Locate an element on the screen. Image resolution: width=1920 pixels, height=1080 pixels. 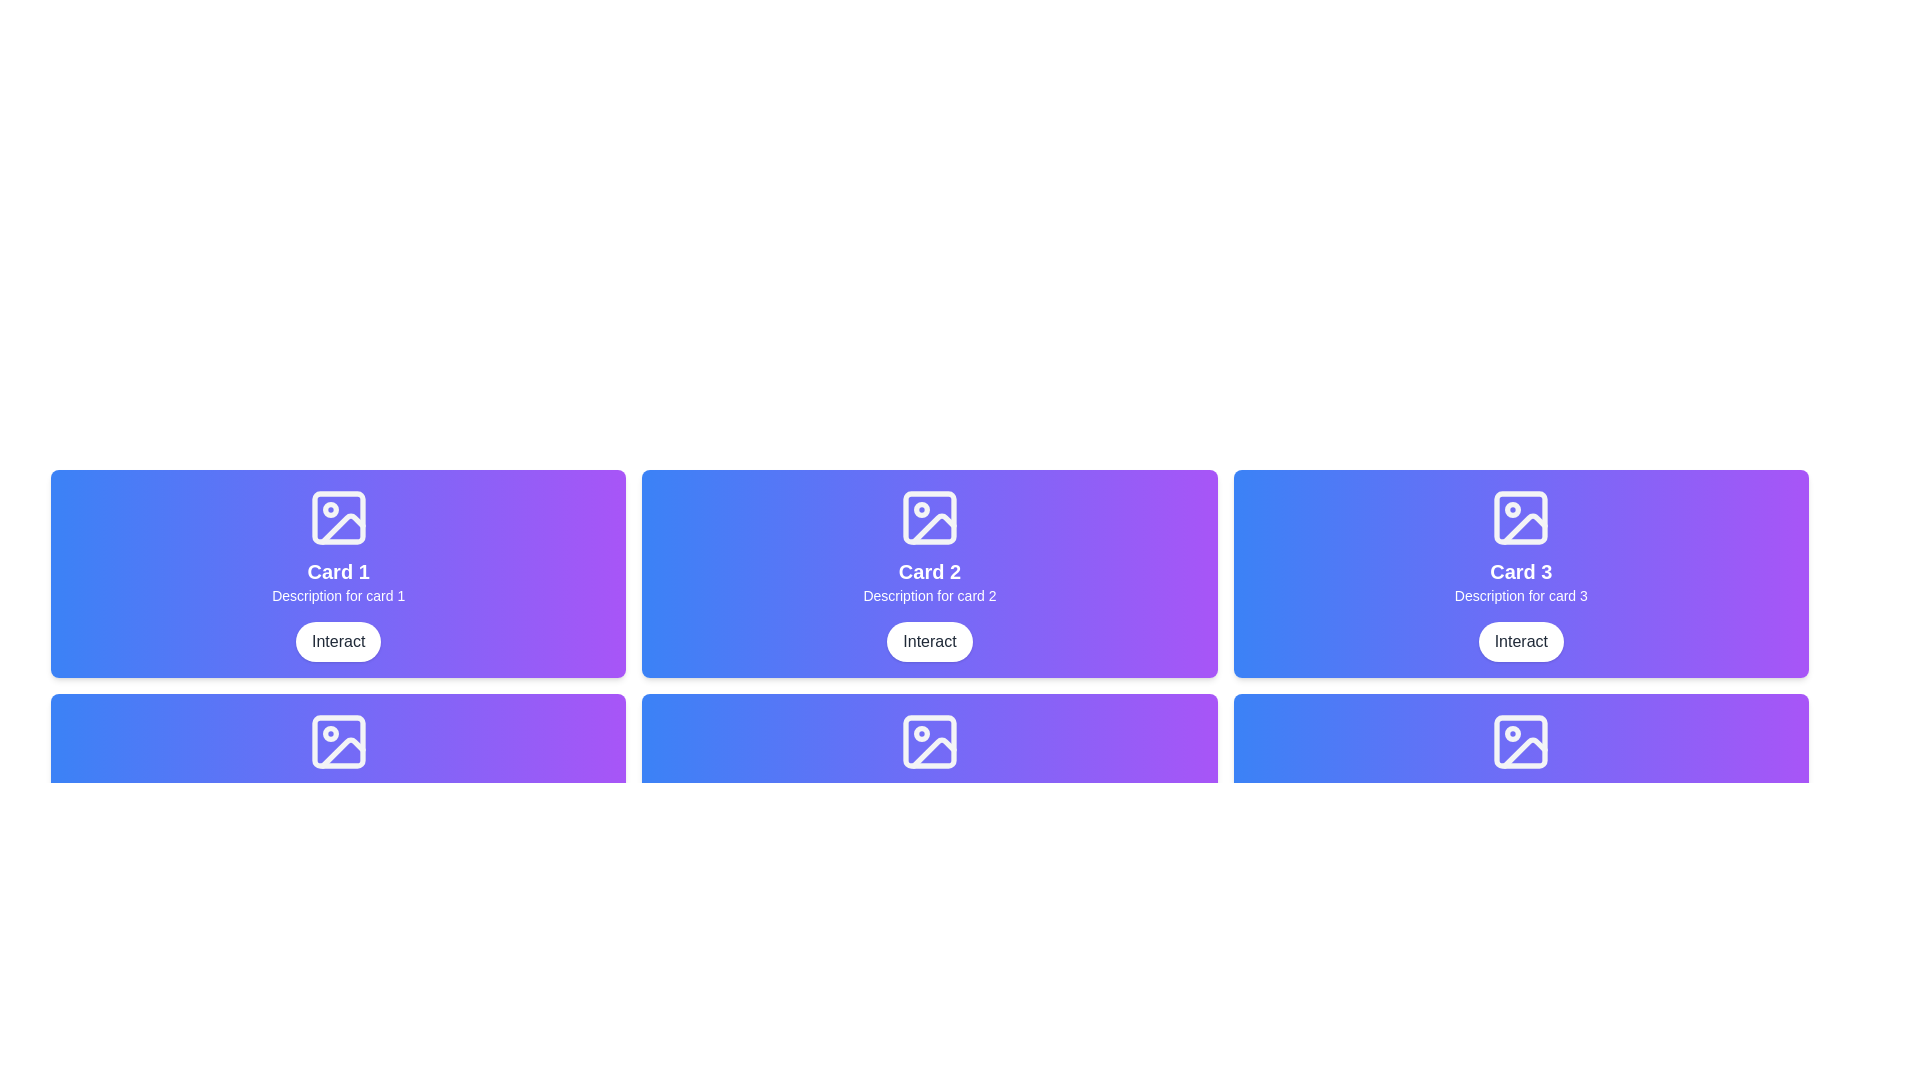
the graphical icon resembling a picture frame with a mountain and sun, which is centered within the rounded rectangular card labeled 'Card 5' is located at coordinates (929, 741).